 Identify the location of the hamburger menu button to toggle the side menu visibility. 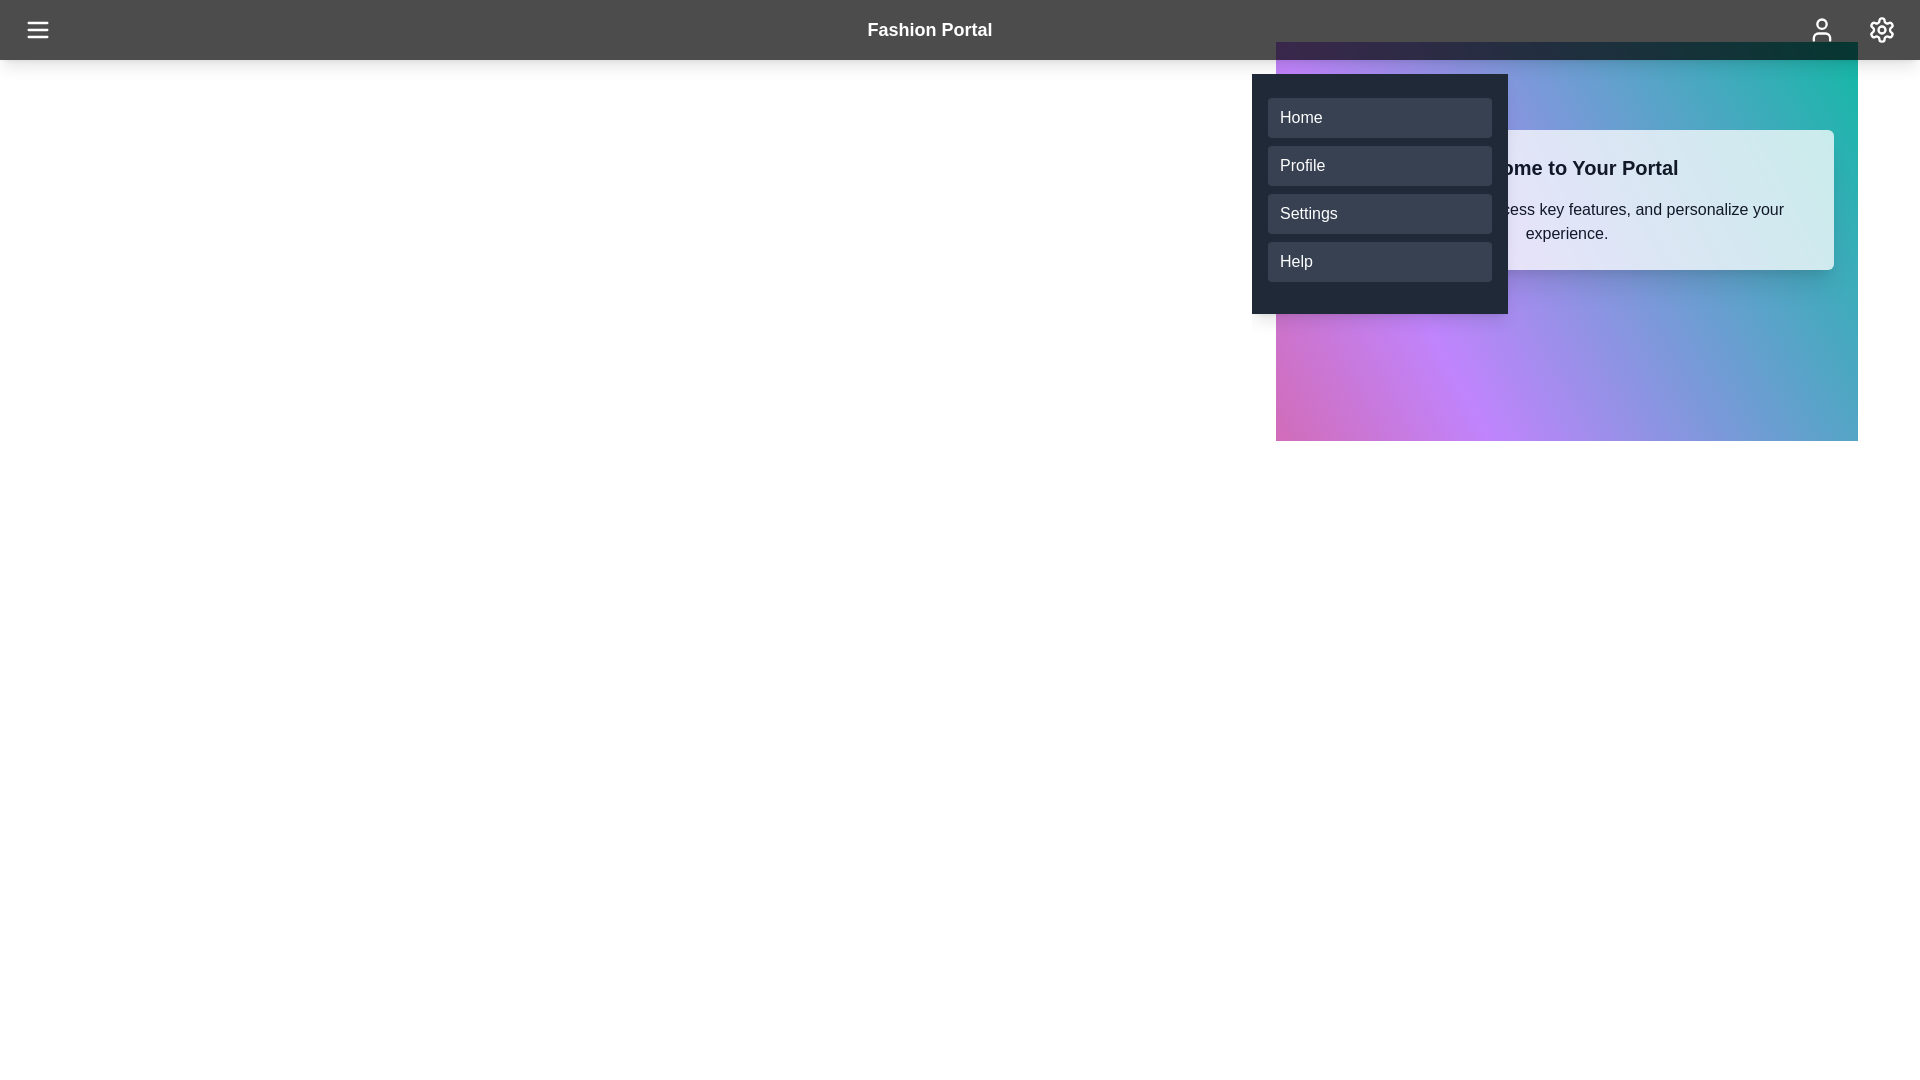
(38, 30).